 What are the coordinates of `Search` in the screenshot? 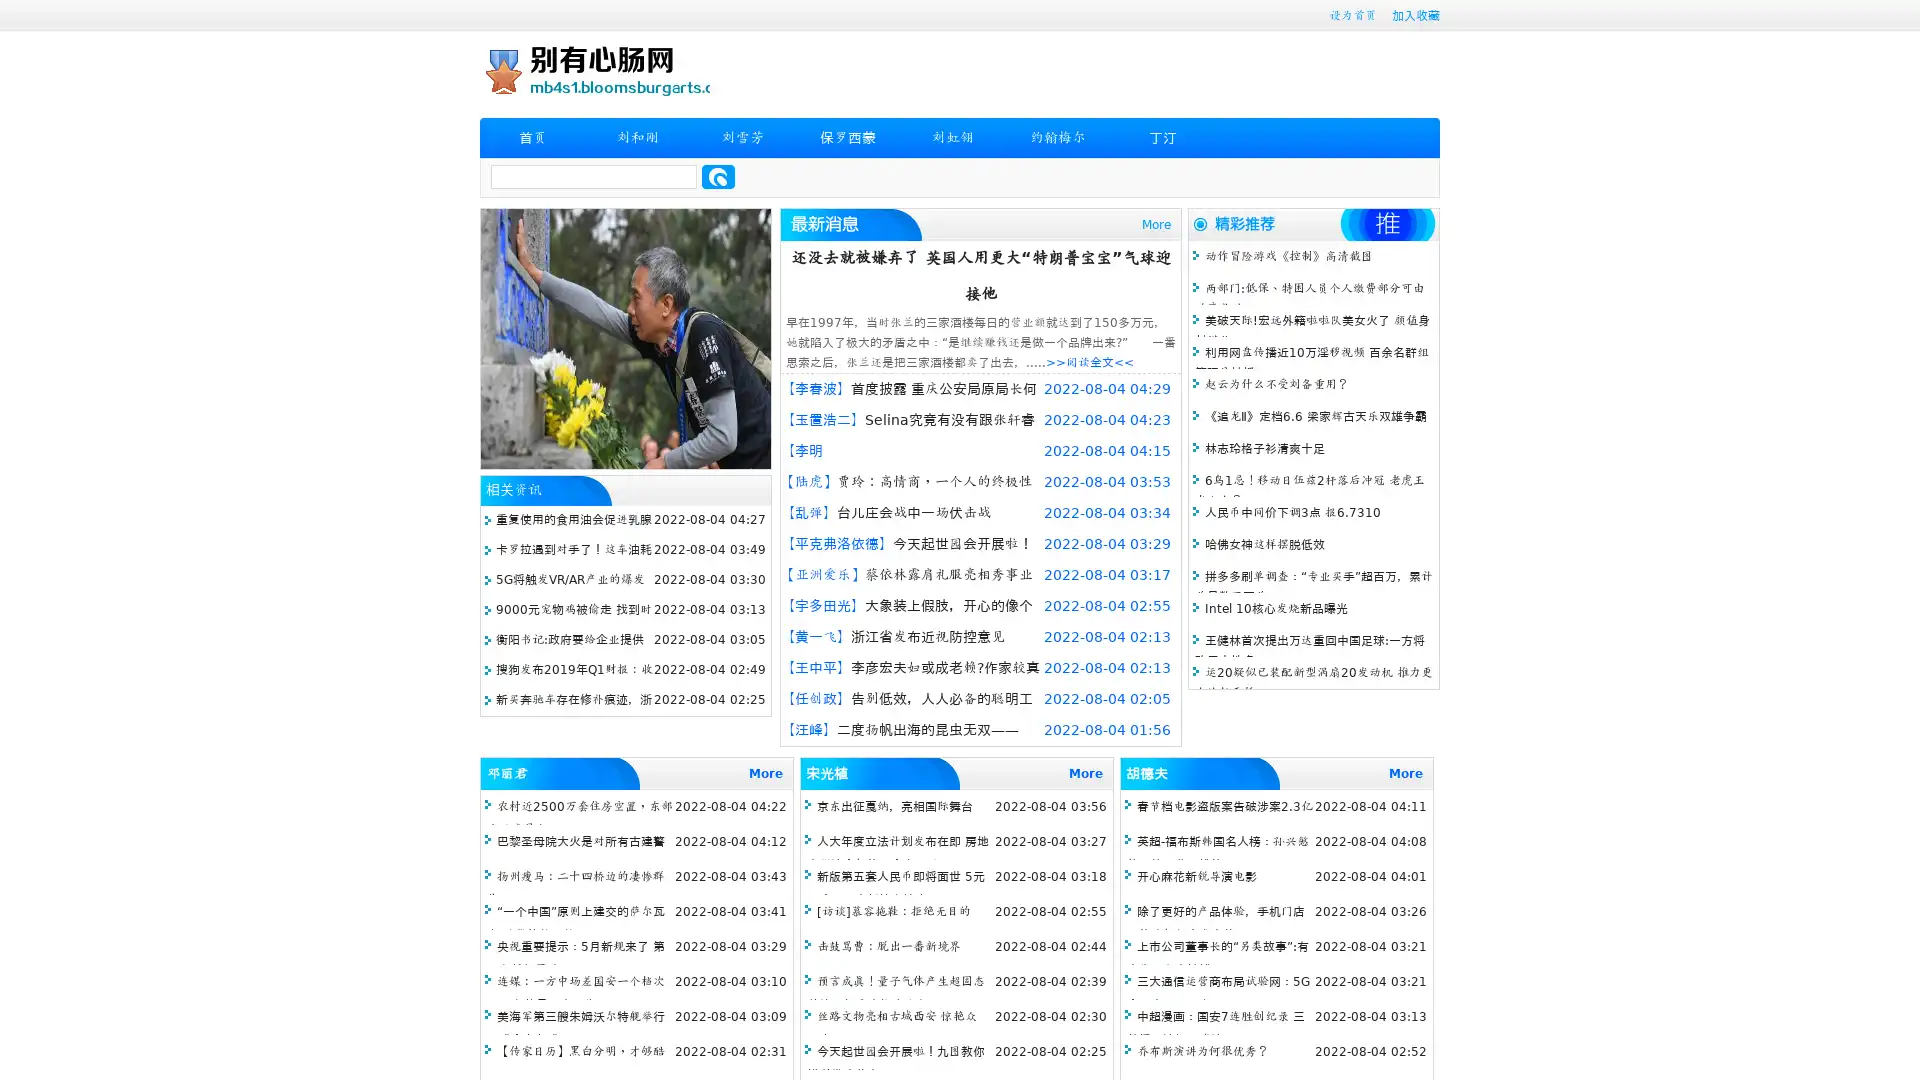 It's located at (718, 176).